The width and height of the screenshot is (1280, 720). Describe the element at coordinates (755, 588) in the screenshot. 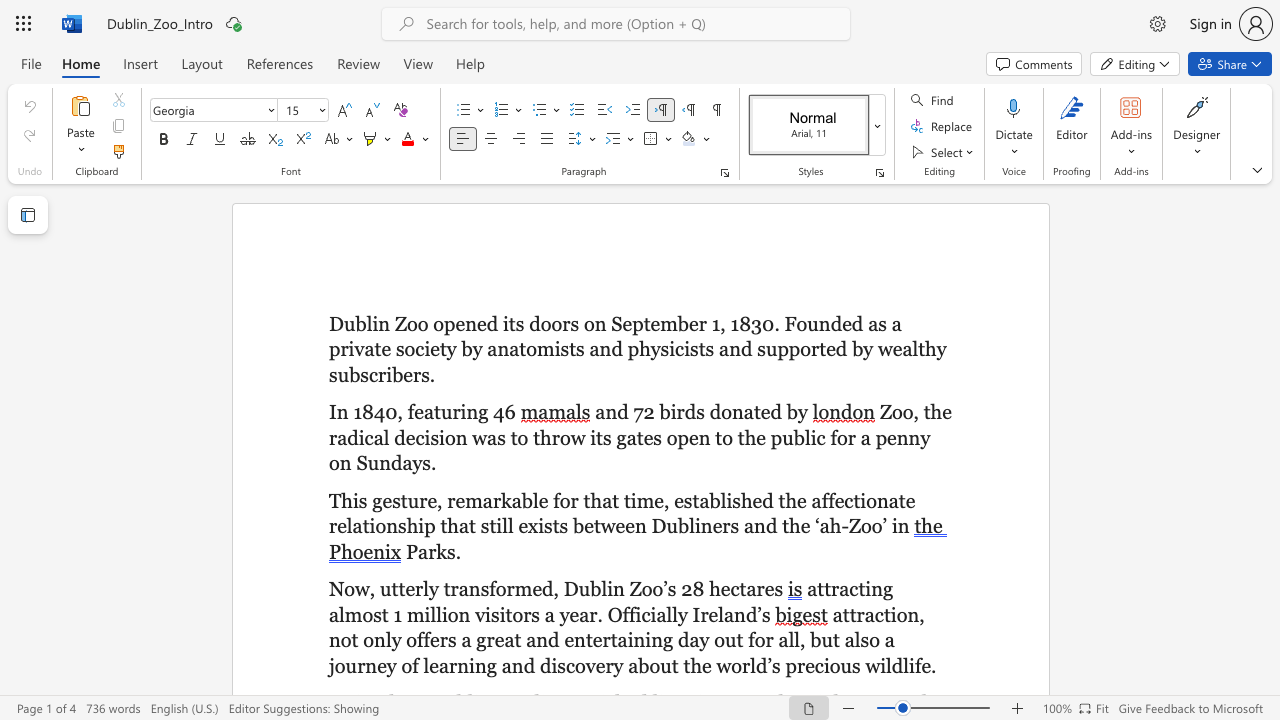

I see `the subset text "re" within the text "Now, utterly transformed, Dublin Zoo’s 28 hectares"` at that location.